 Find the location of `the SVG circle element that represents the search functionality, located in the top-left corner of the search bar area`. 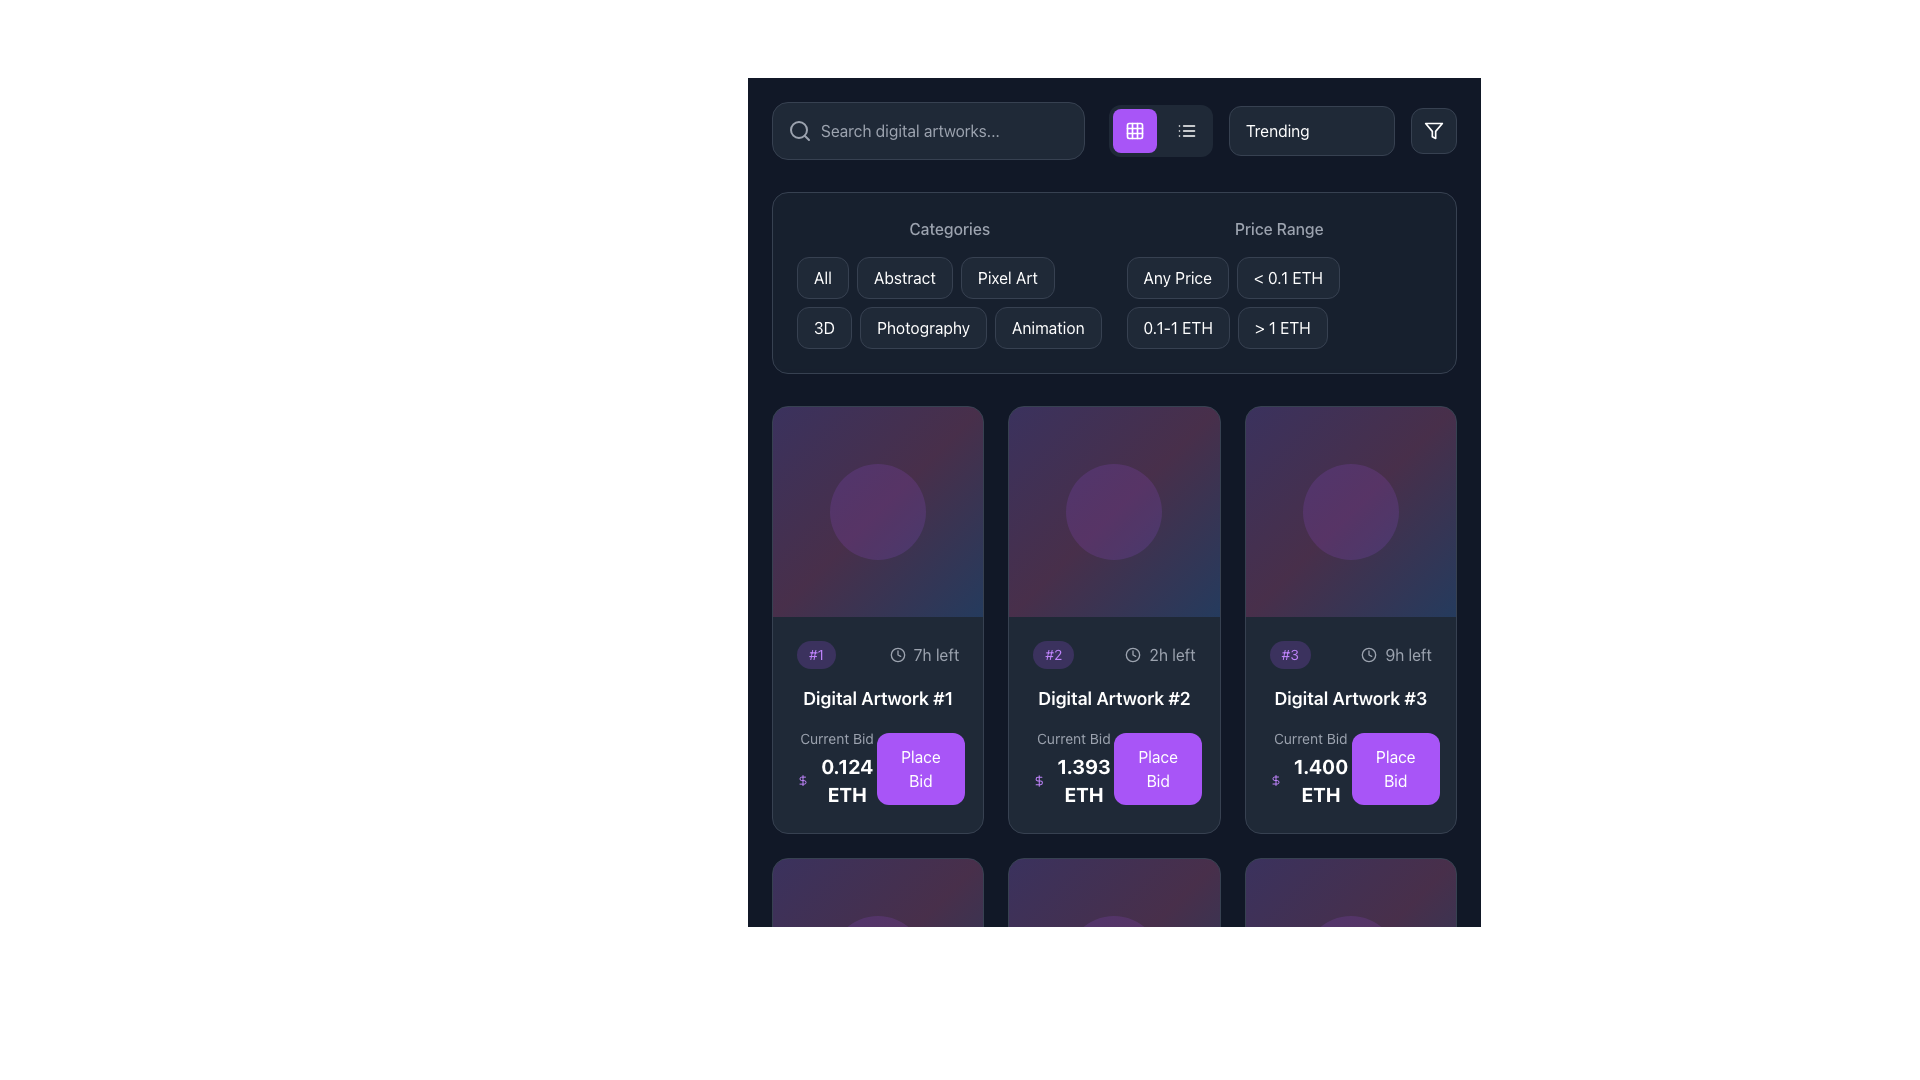

the SVG circle element that represents the search functionality, located in the top-left corner of the search bar area is located at coordinates (797, 130).